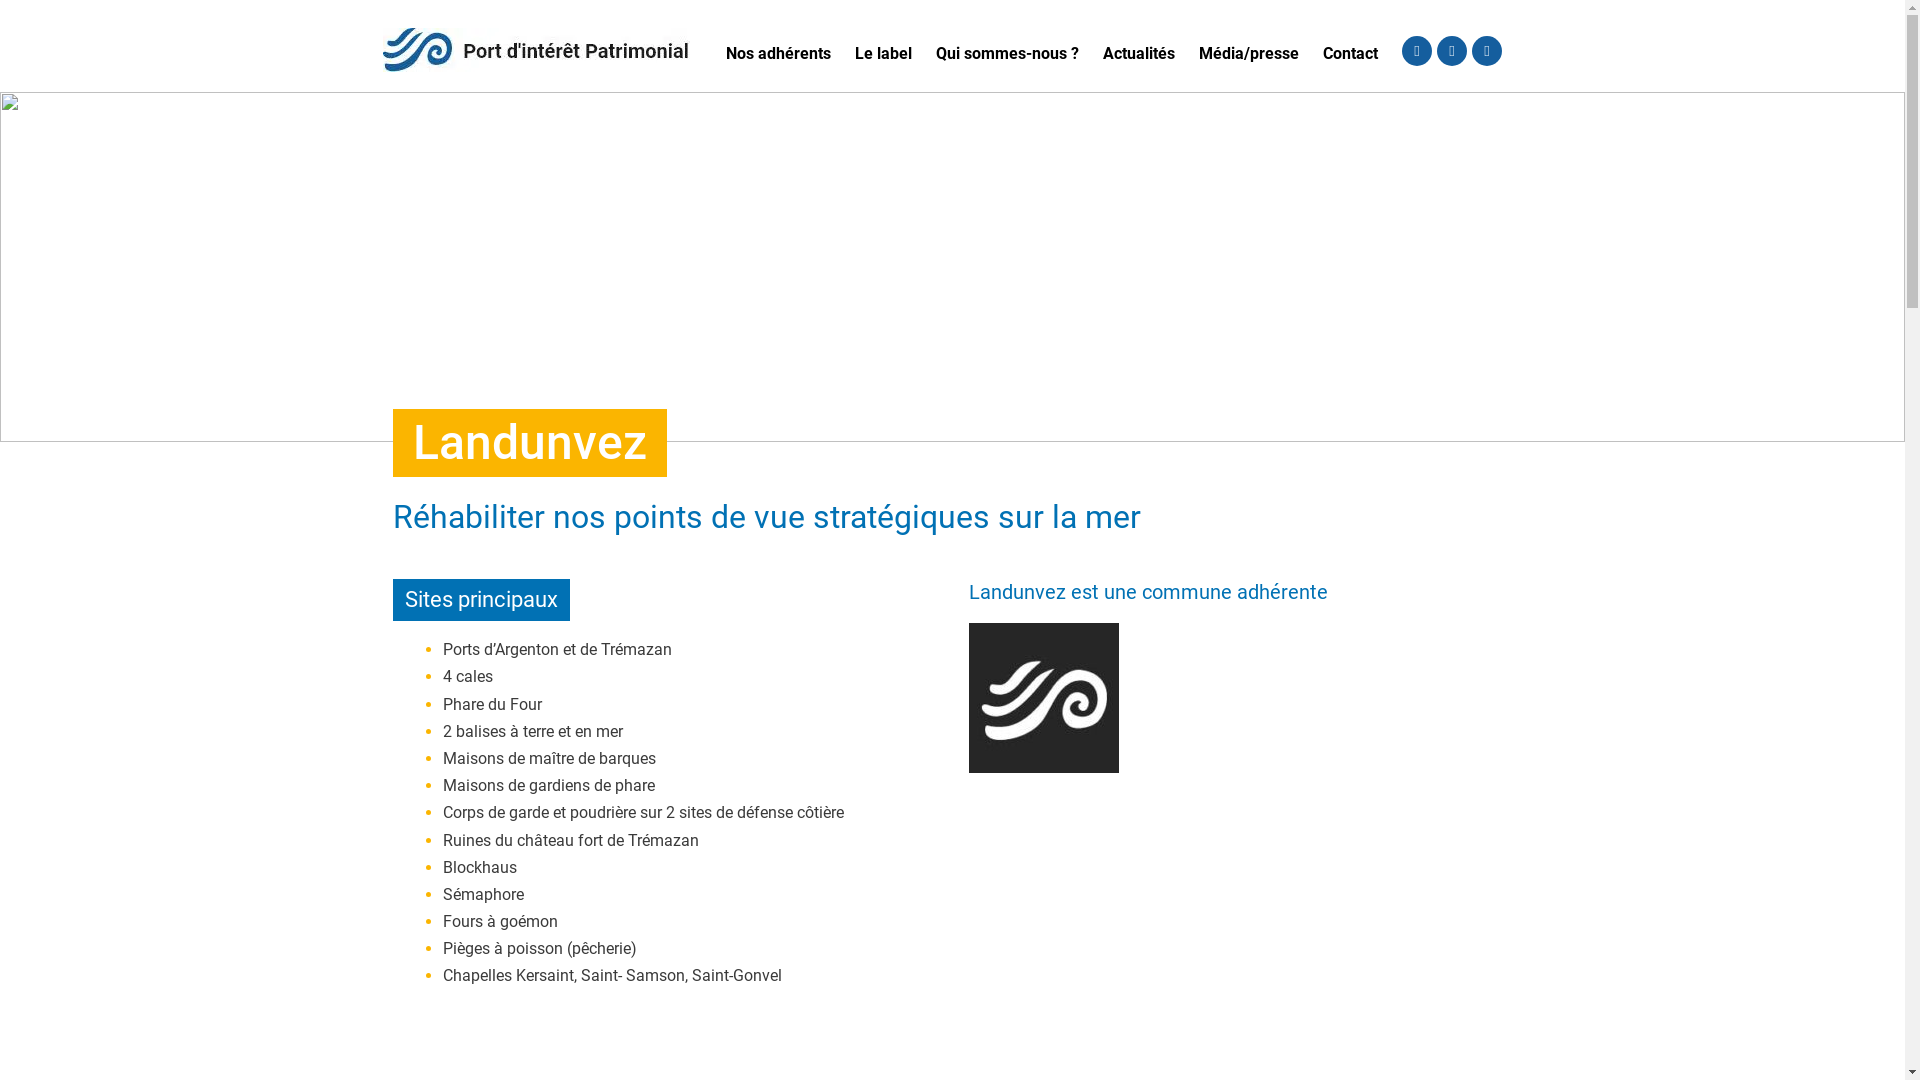 This screenshot has width=1920, height=1080. I want to click on 'Contact', so click(1310, 53).